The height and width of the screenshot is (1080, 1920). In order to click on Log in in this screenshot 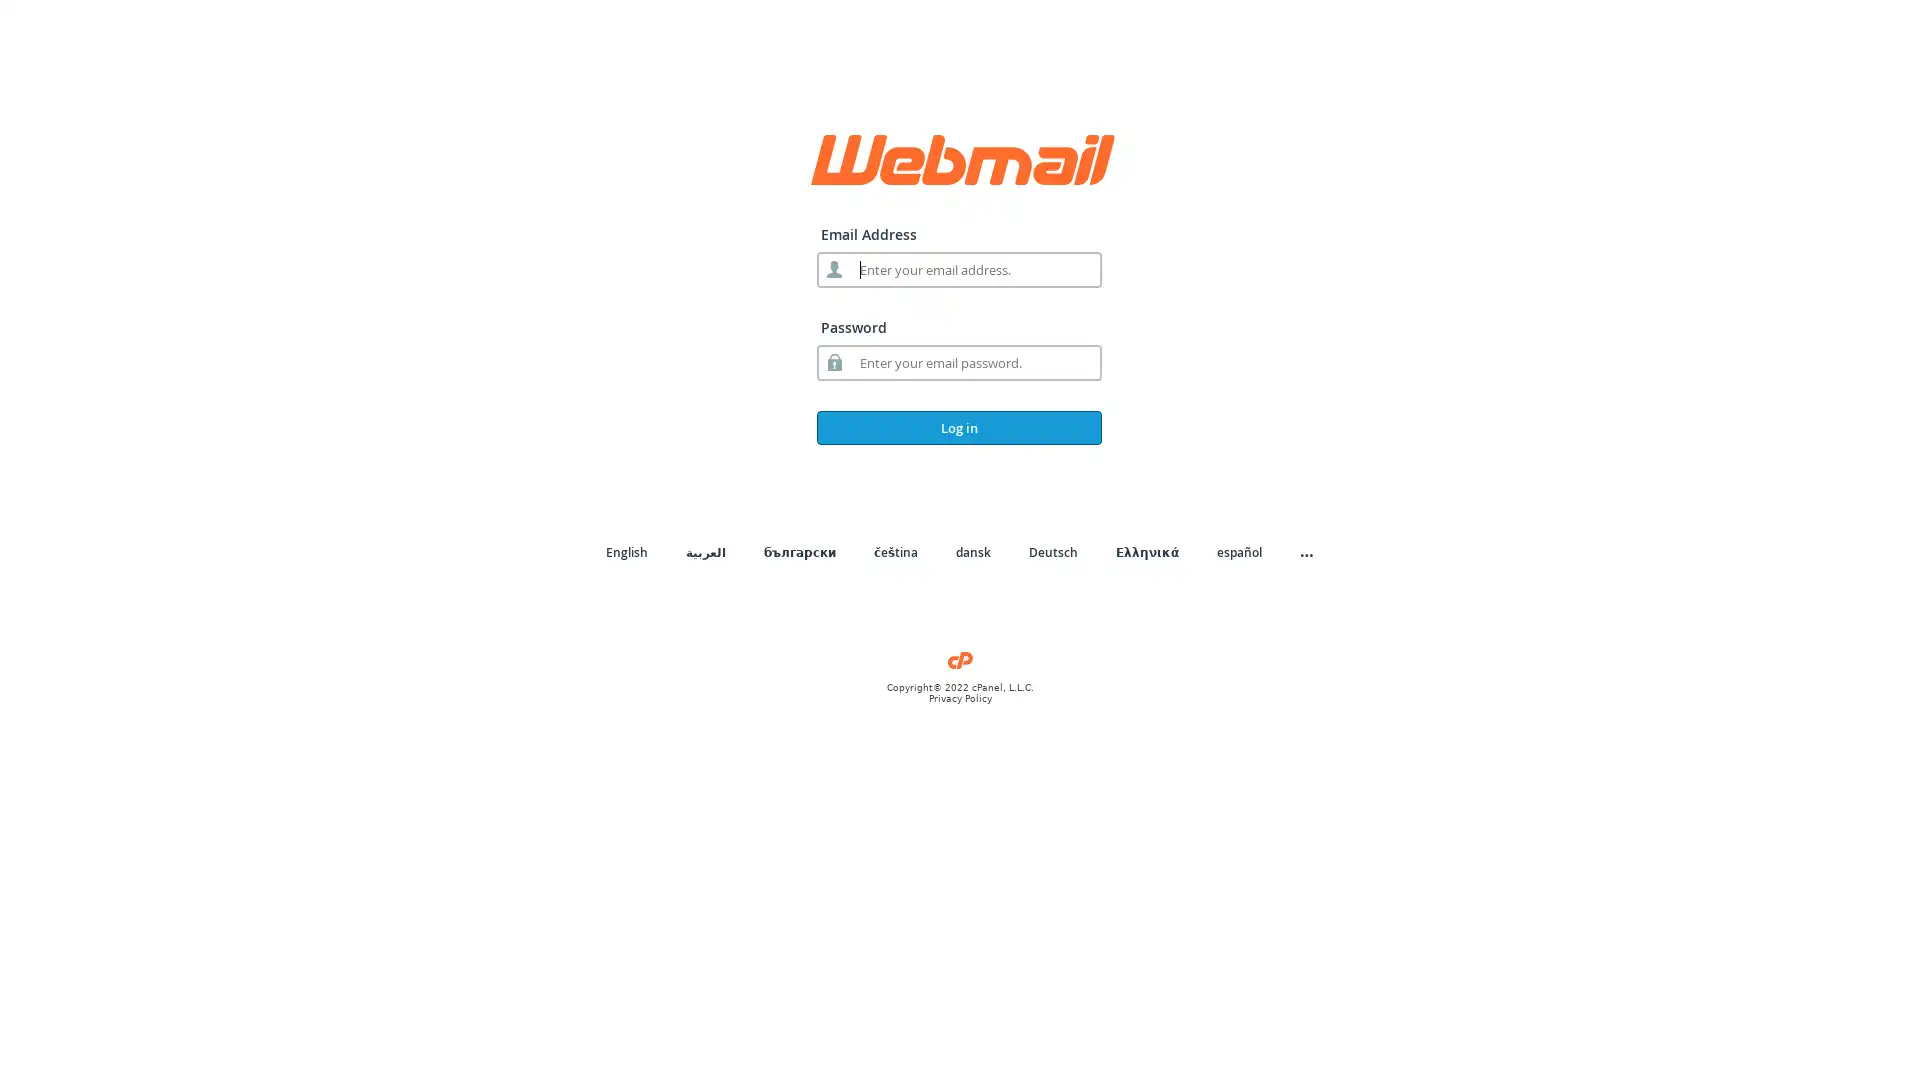, I will do `click(958, 427)`.